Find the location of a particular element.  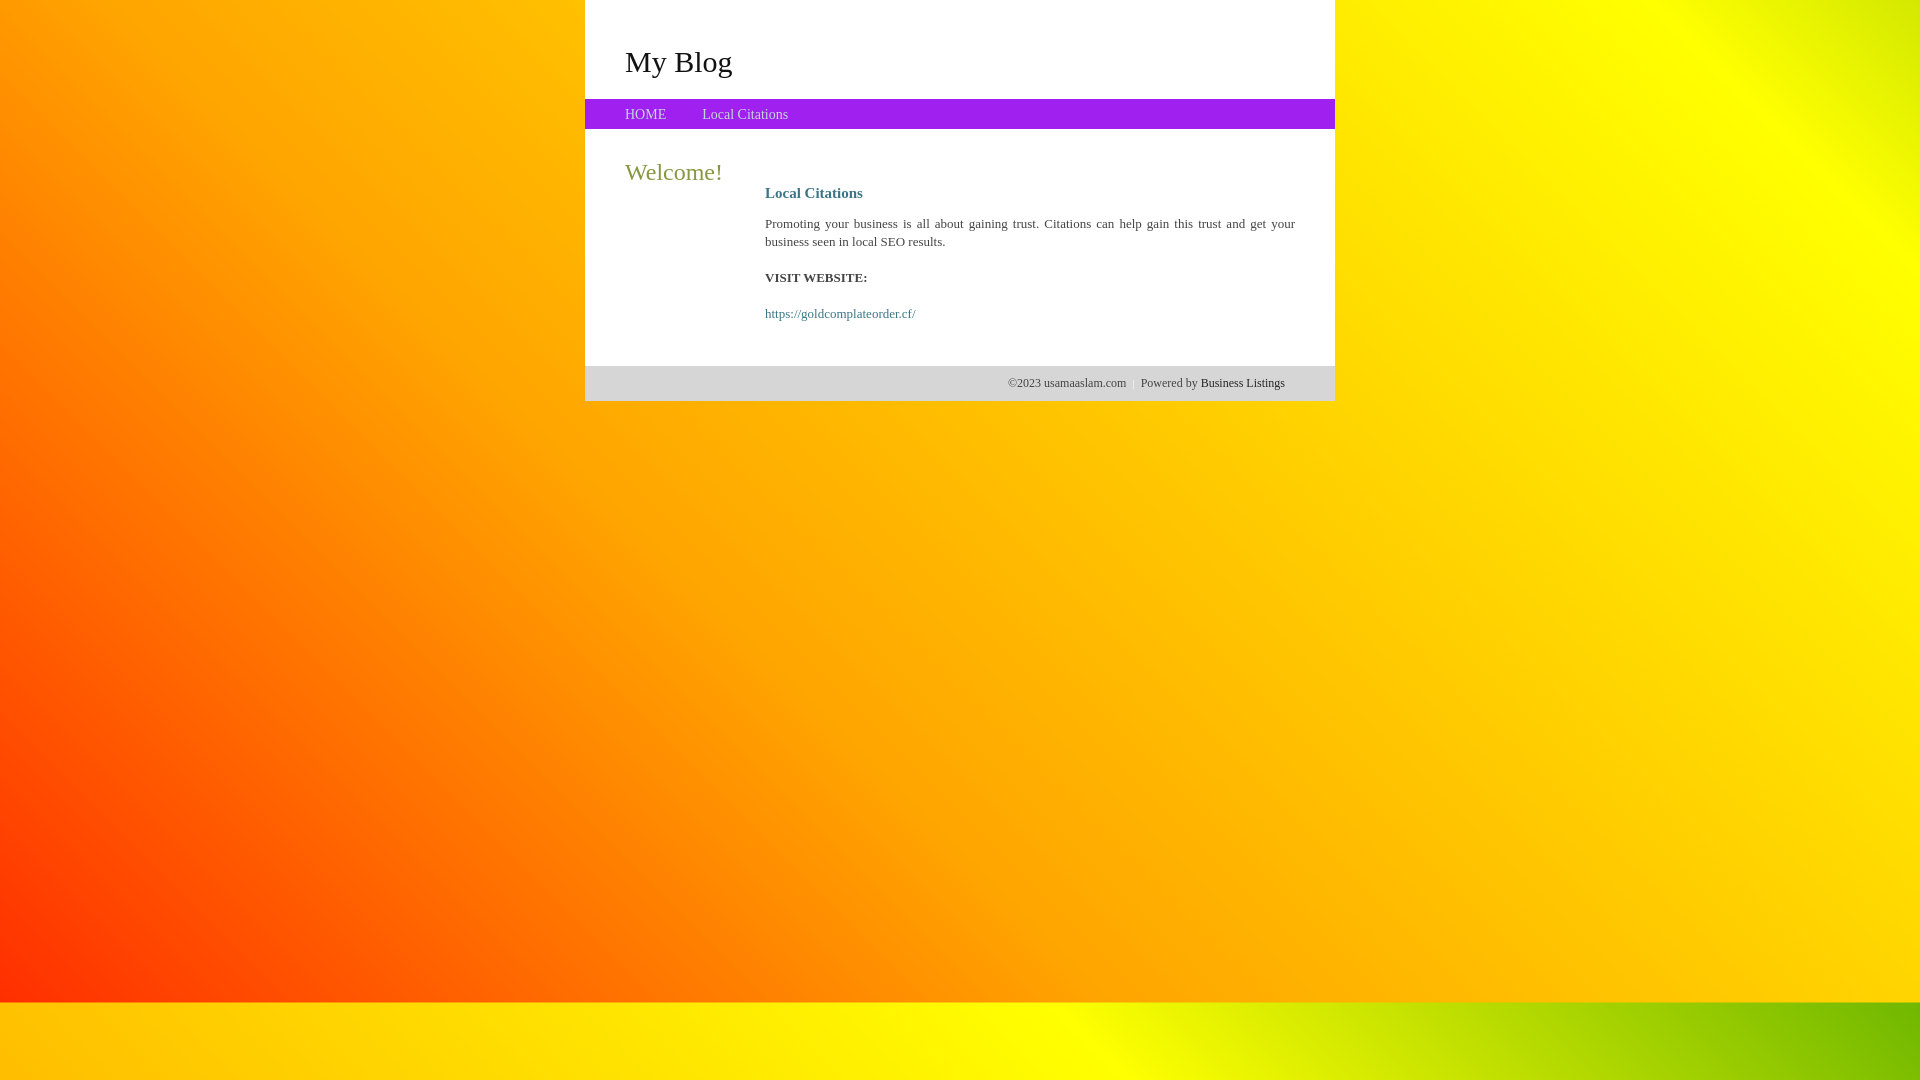

'My Blog' is located at coordinates (678, 60).